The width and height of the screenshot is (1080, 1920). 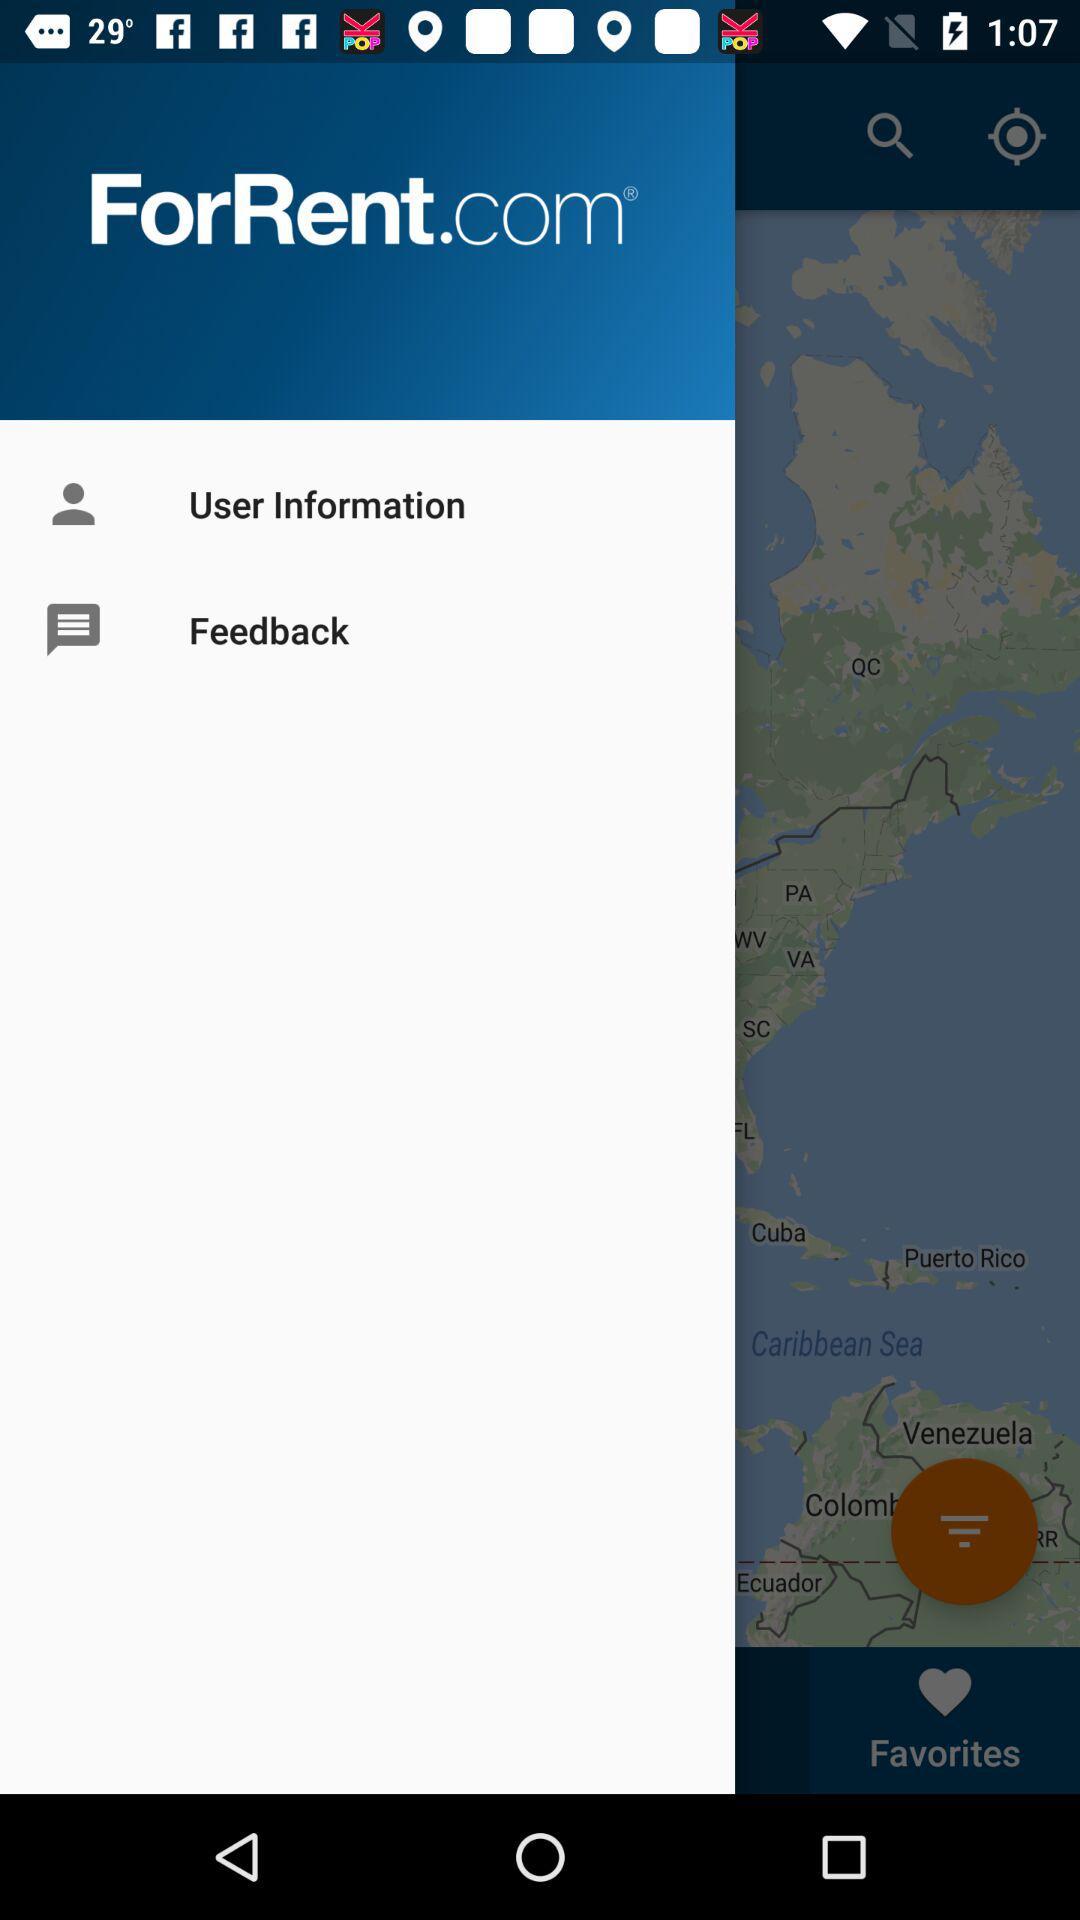 I want to click on orange colour icon above favorites, so click(x=963, y=1530).